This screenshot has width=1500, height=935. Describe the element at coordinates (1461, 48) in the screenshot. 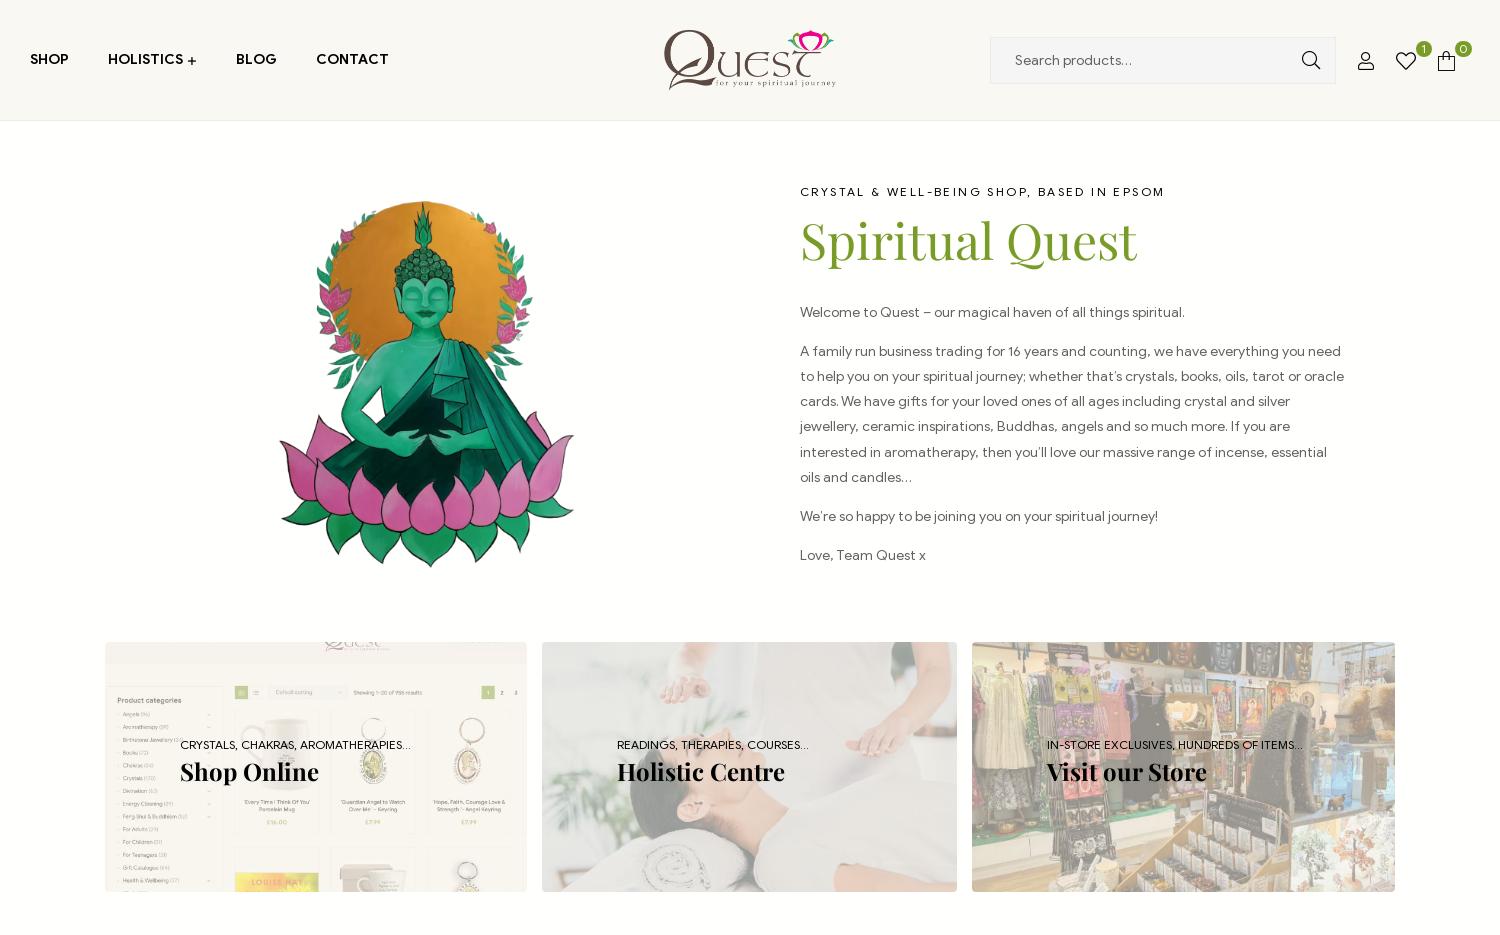

I see `'0'` at that location.